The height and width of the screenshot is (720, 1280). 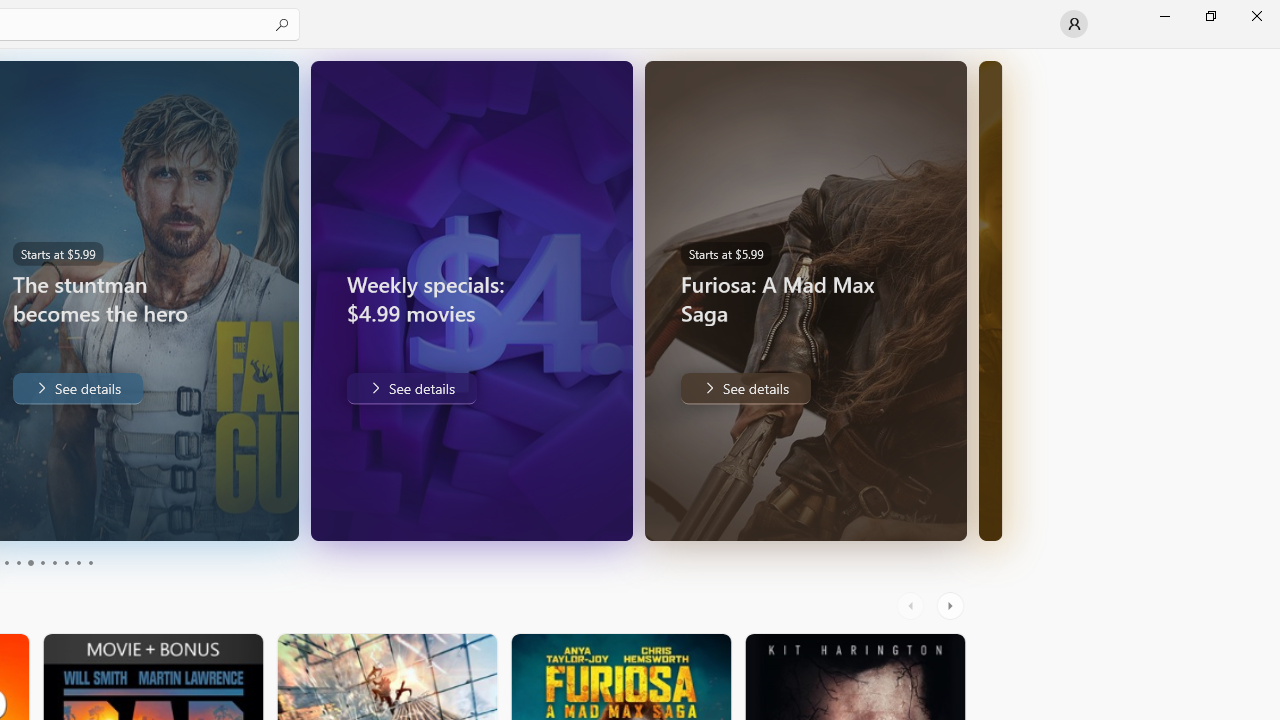 I want to click on 'Page 7', so click(x=54, y=563).